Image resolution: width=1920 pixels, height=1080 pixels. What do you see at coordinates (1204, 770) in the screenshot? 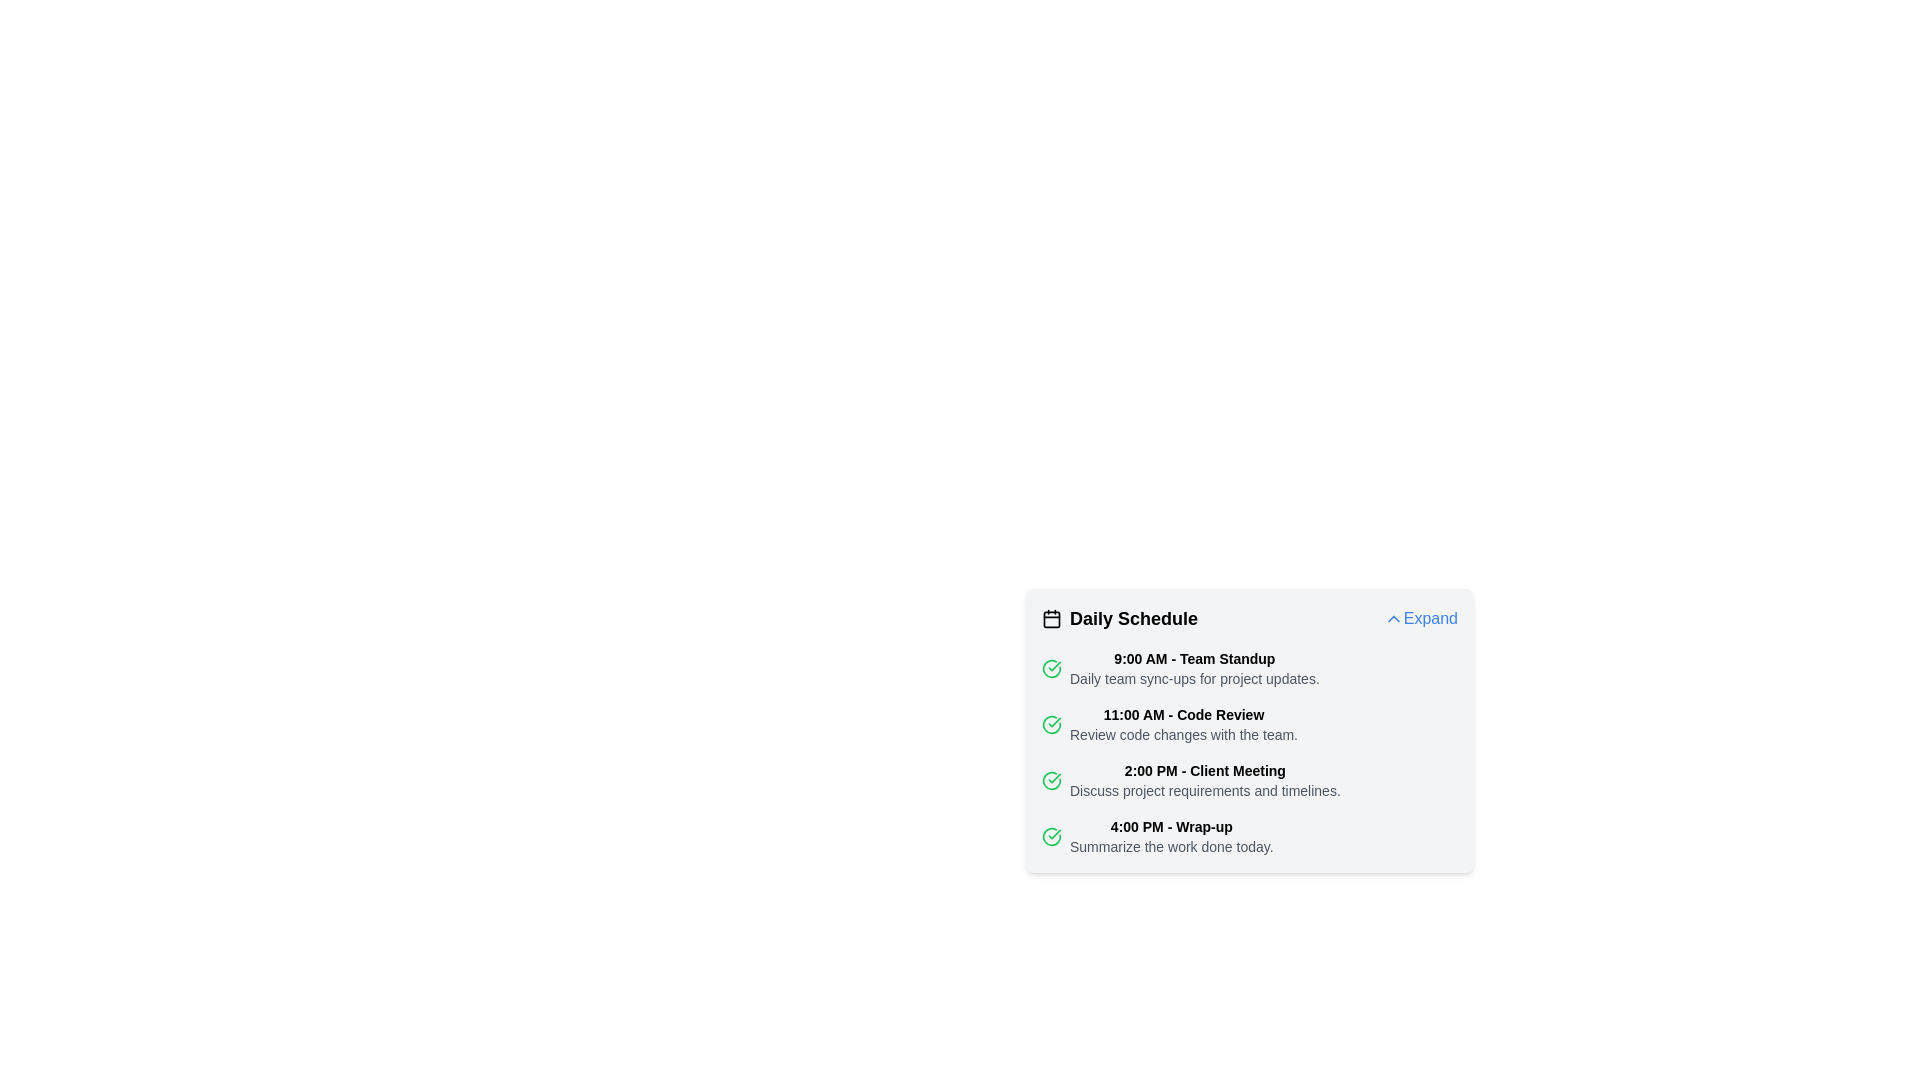
I see `the Text Label element that reads '2:00 PM - Client Meeting', which is the third entry in the schedule list and visually distinct as a time-based agenda item` at bounding box center [1204, 770].